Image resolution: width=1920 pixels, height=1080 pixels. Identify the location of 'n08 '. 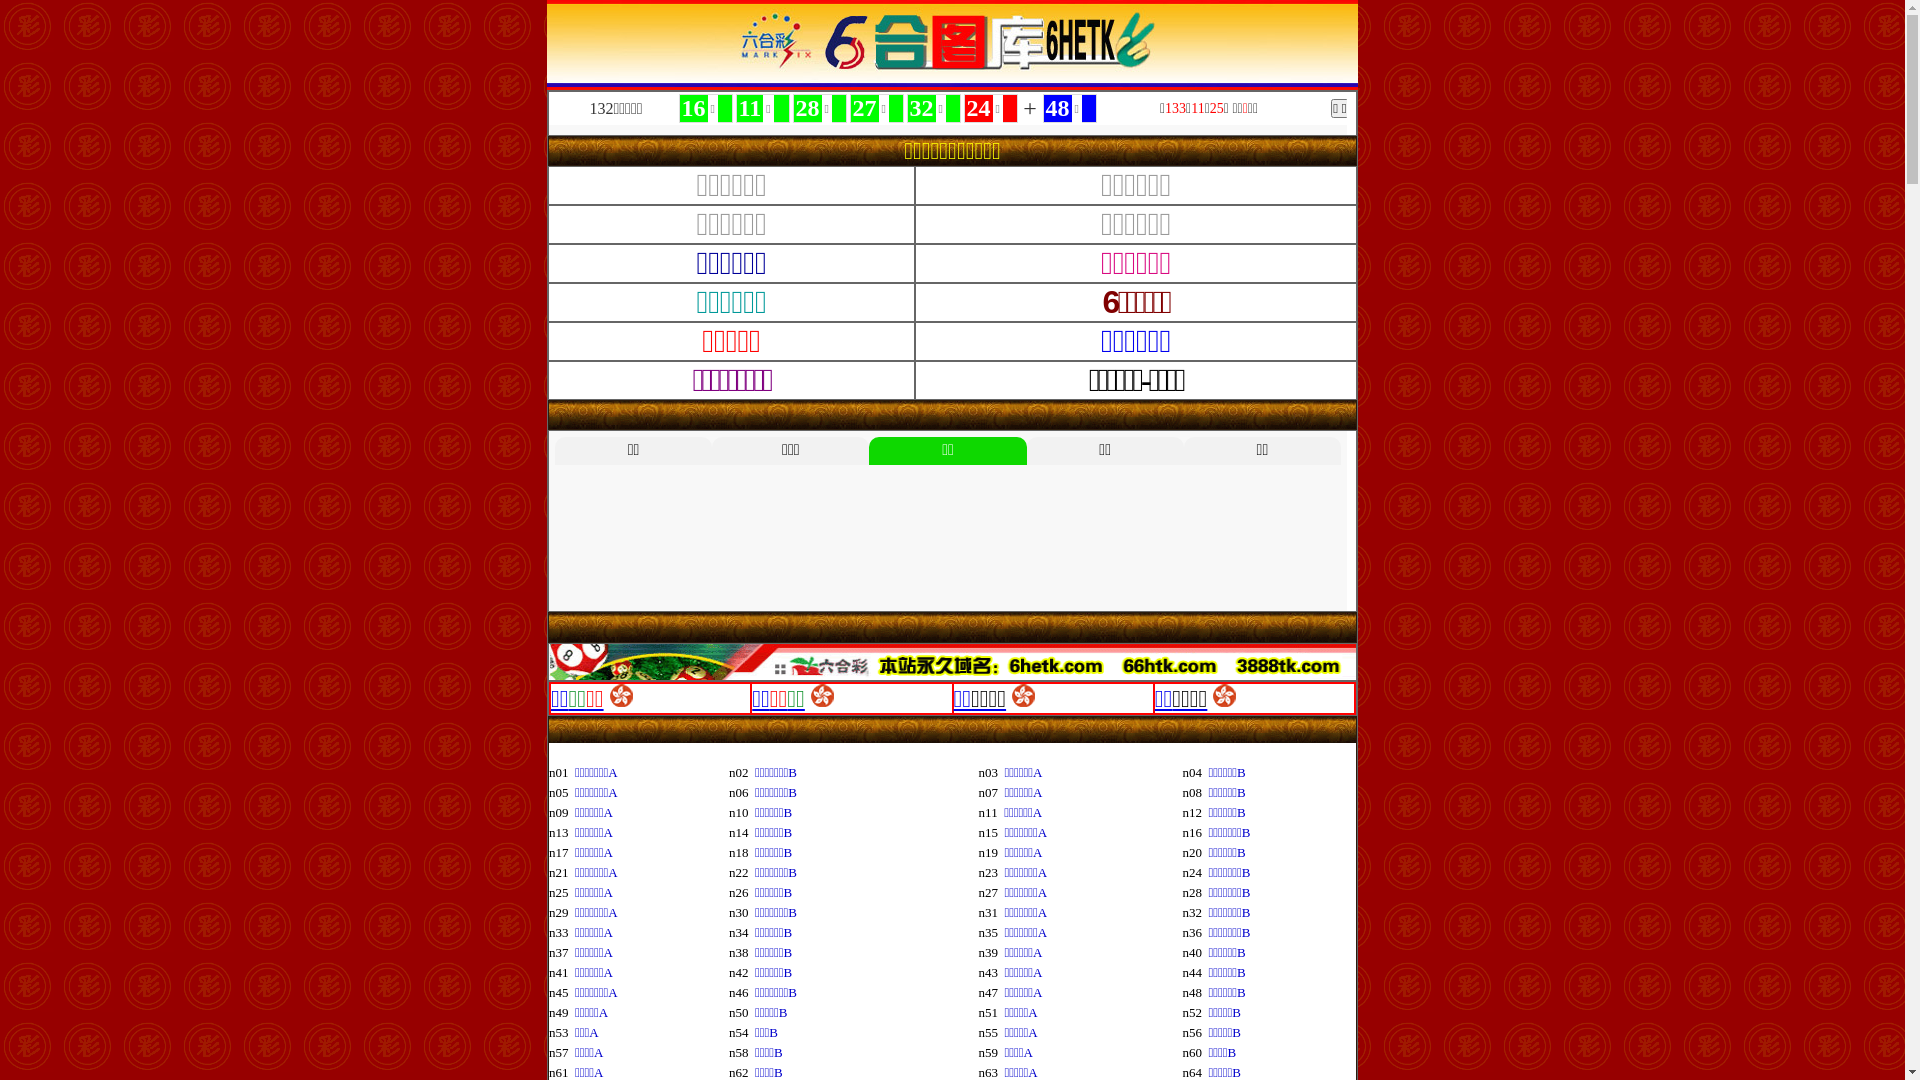
(1195, 791).